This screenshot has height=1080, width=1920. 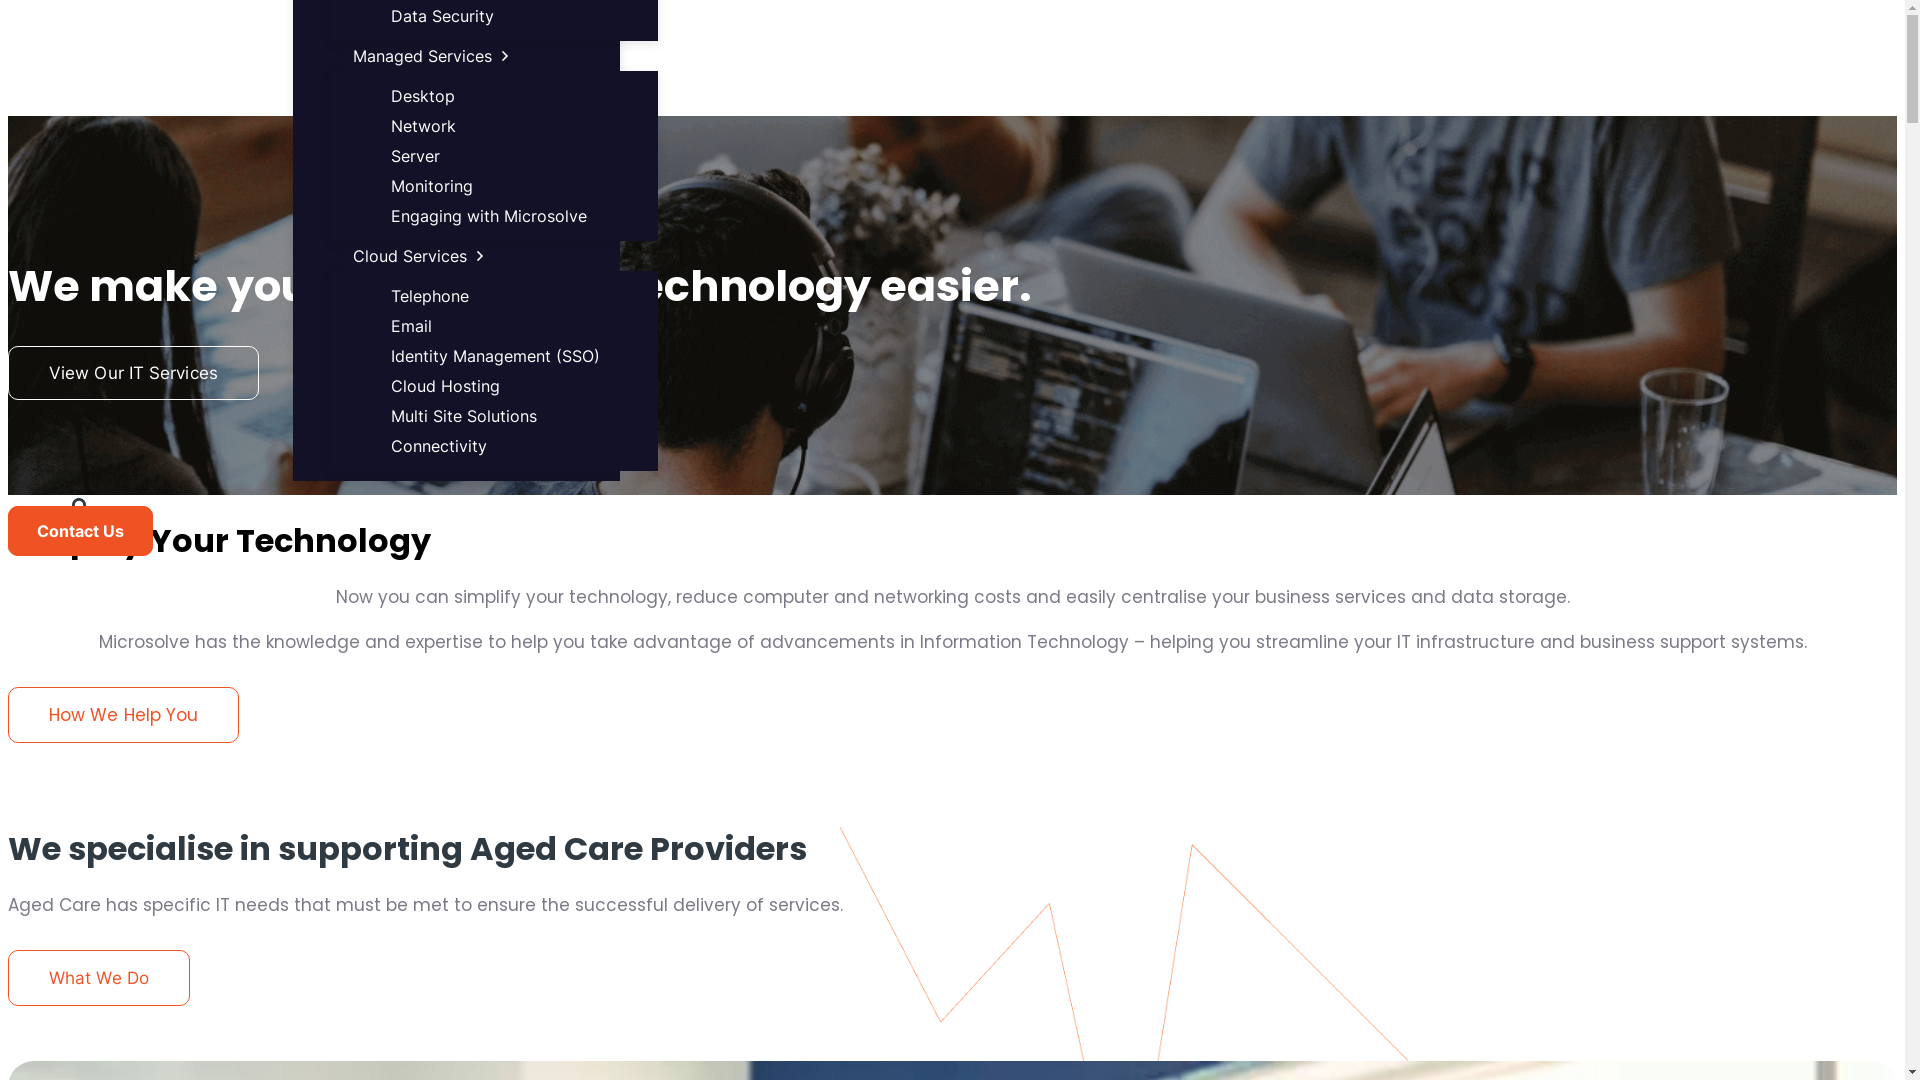 I want to click on 'Engaging with Microsolve', so click(x=489, y=216).